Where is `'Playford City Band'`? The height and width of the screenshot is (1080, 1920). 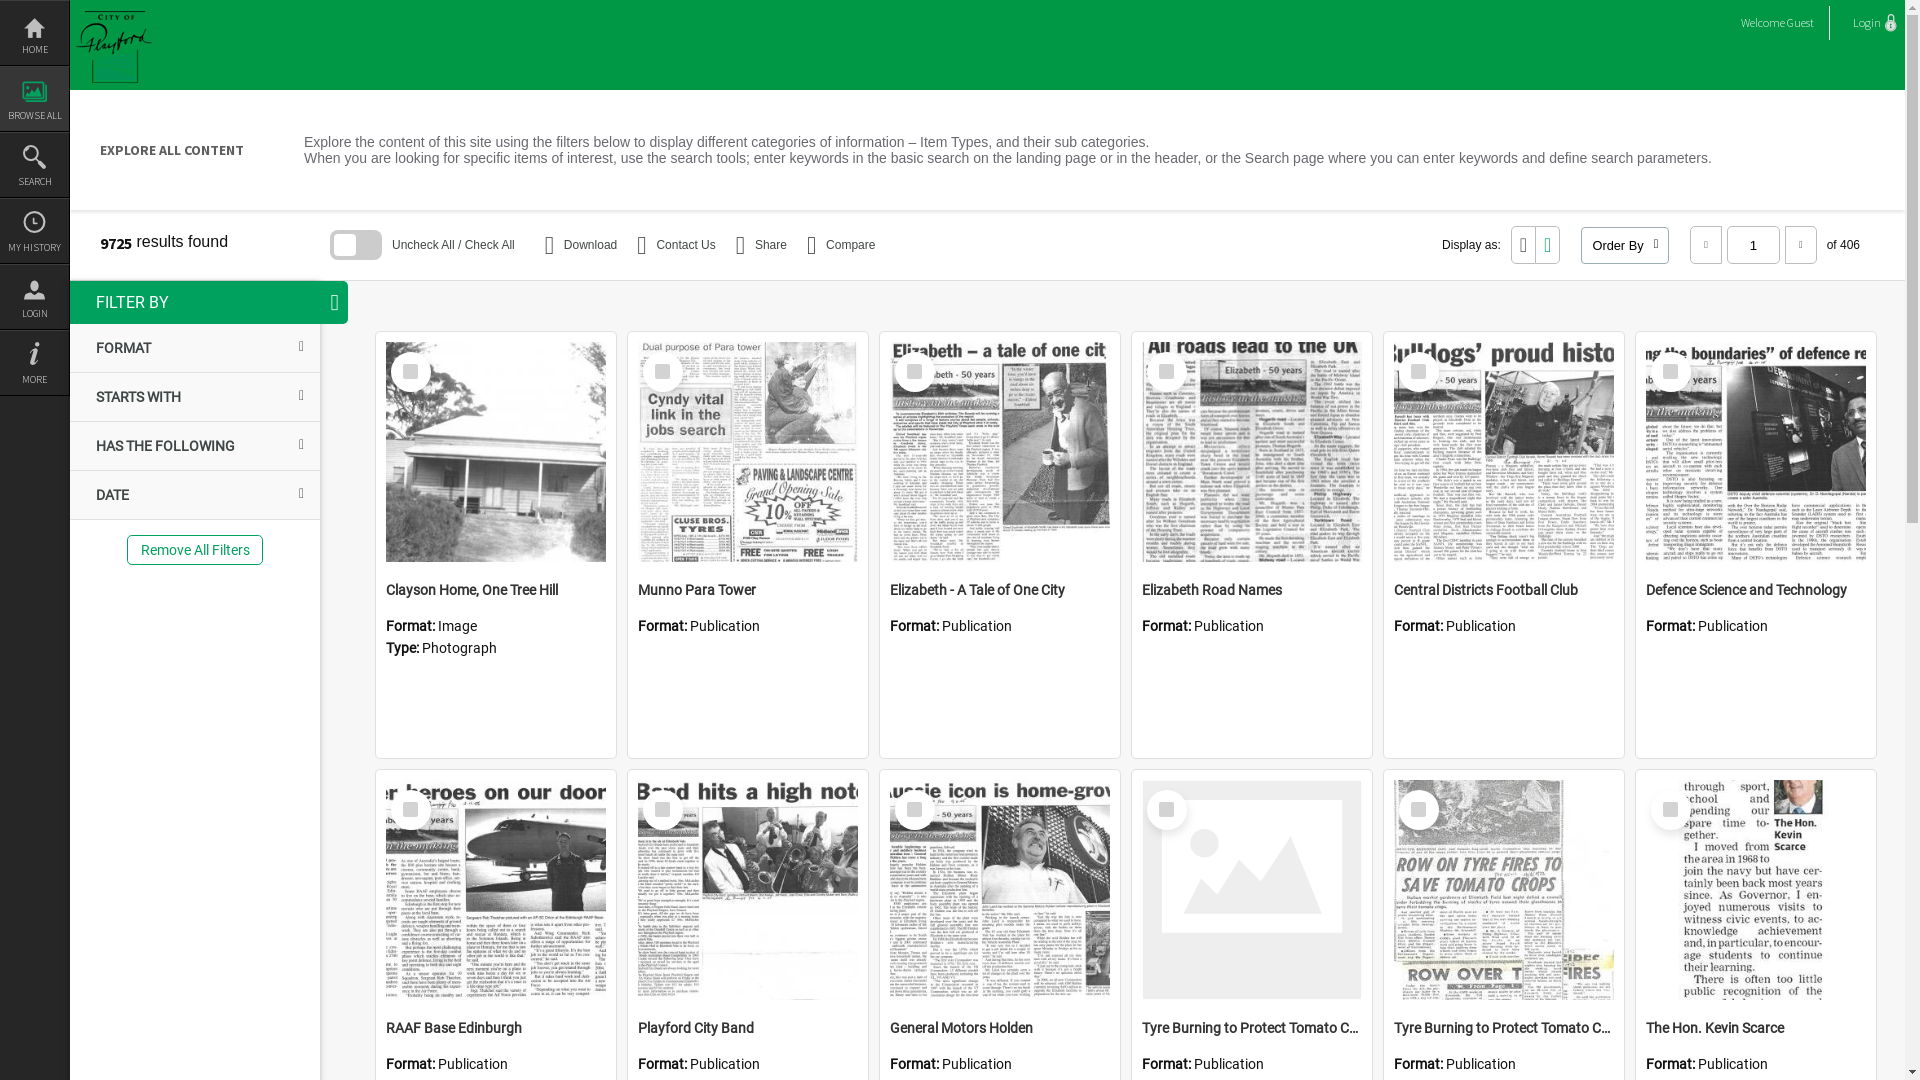 'Playford City Band' is located at coordinates (747, 889).